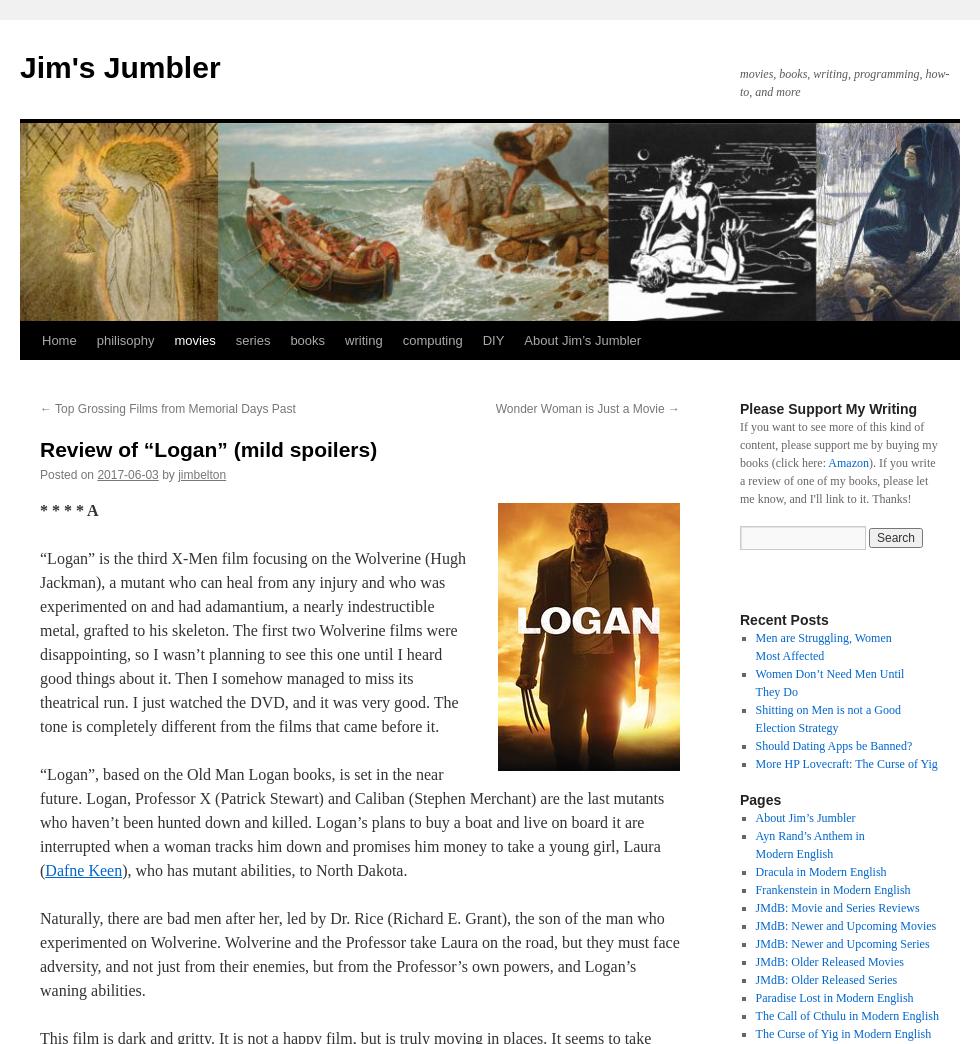 The height and width of the screenshot is (1044, 980). Describe the element at coordinates (823, 646) in the screenshot. I see `'Men are Struggling, Women Most Affected'` at that location.